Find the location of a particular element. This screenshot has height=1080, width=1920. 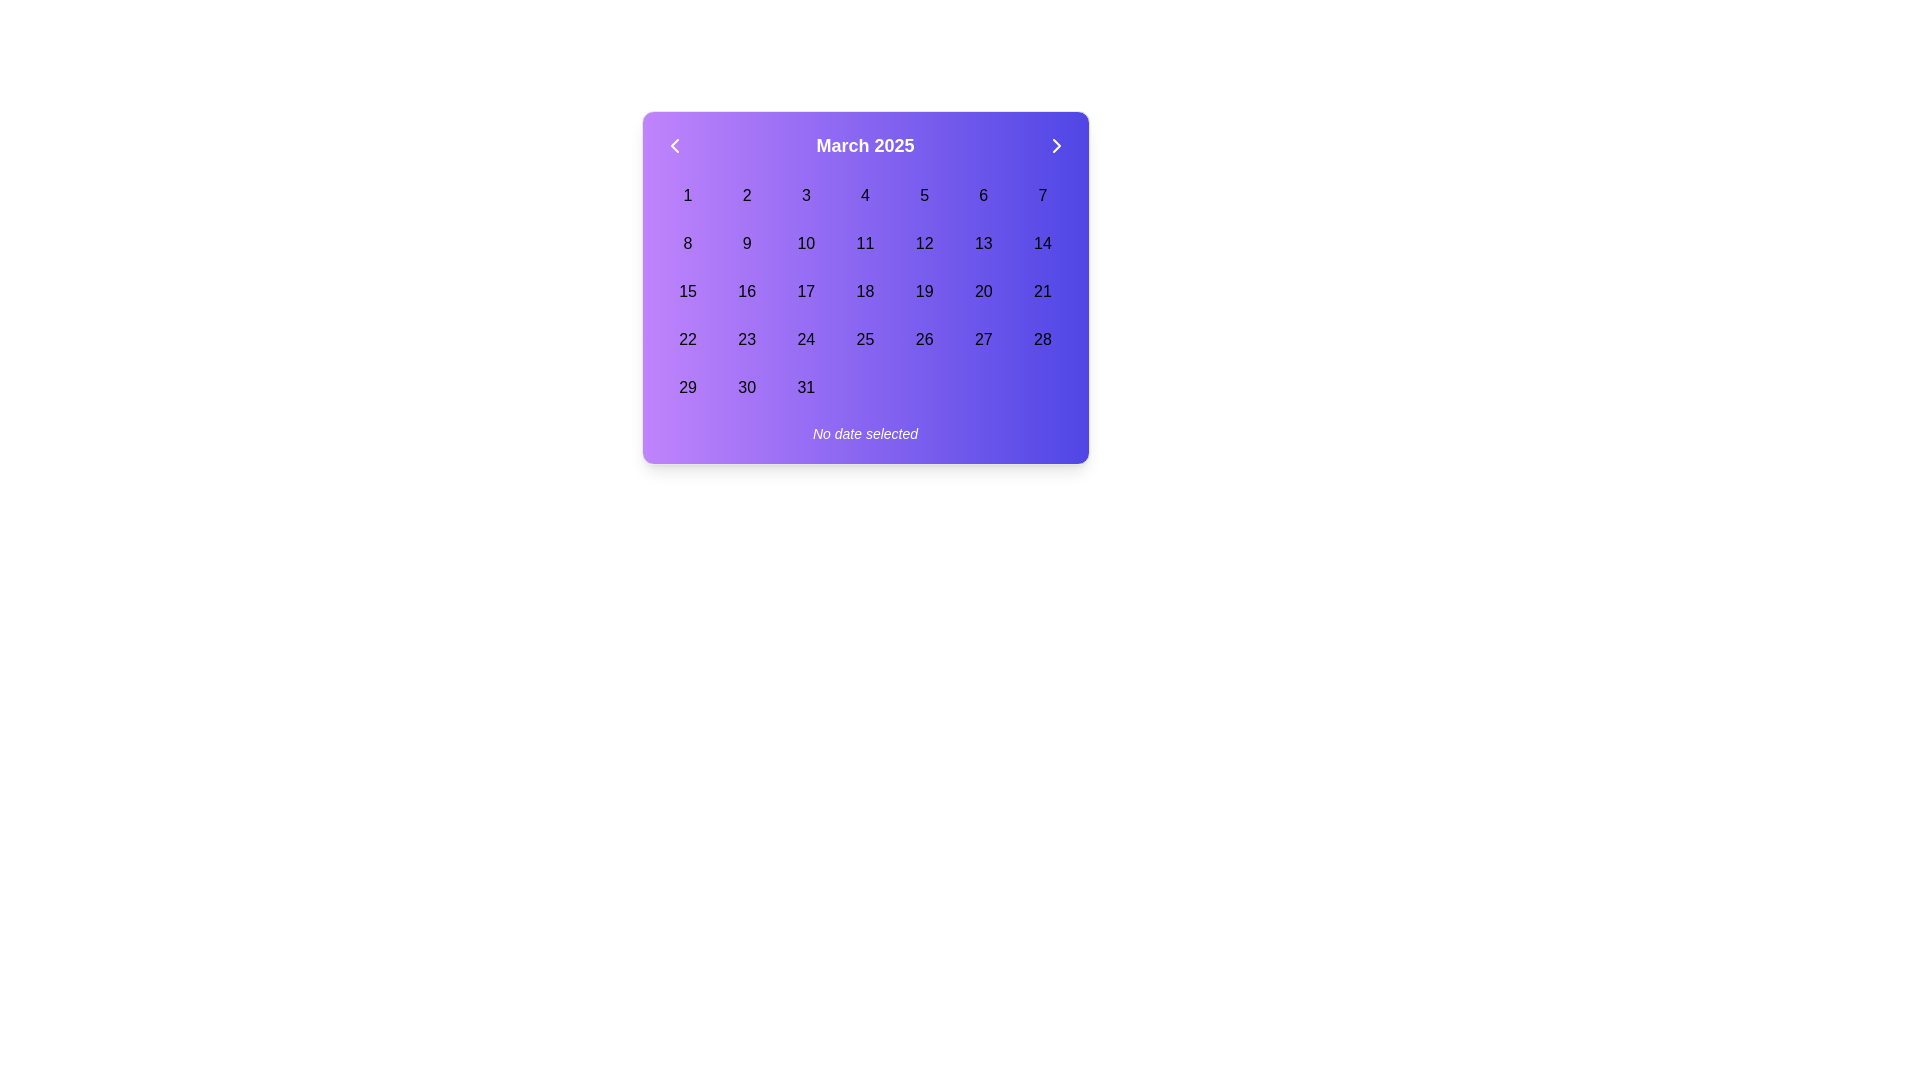

the button representing the 7th day in the calendar grid is located at coordinates (1041, 196).